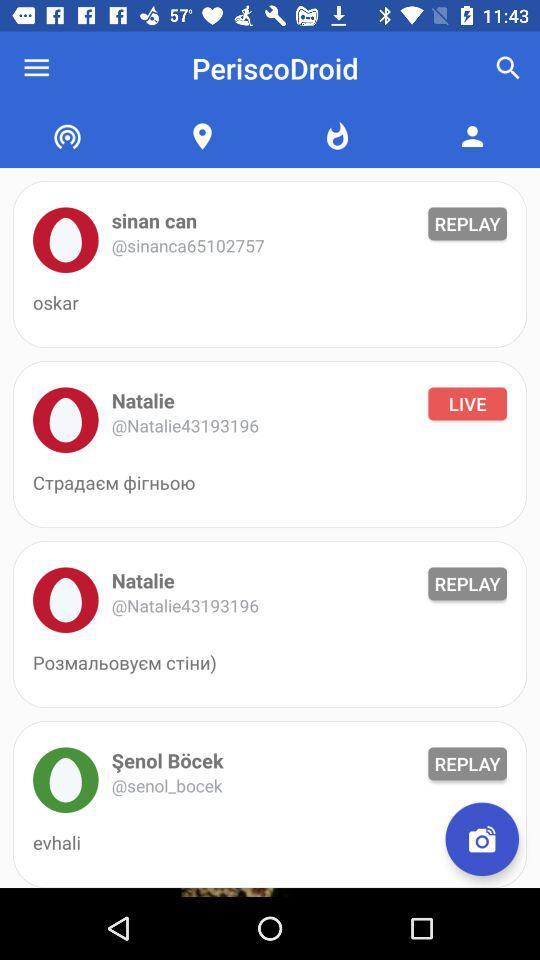 The height and width of the screenshot is (960, 540). Describe the element at coordinates (36, 68) in the screenshot. I see `the item next to the periscodroid icon` at that location.